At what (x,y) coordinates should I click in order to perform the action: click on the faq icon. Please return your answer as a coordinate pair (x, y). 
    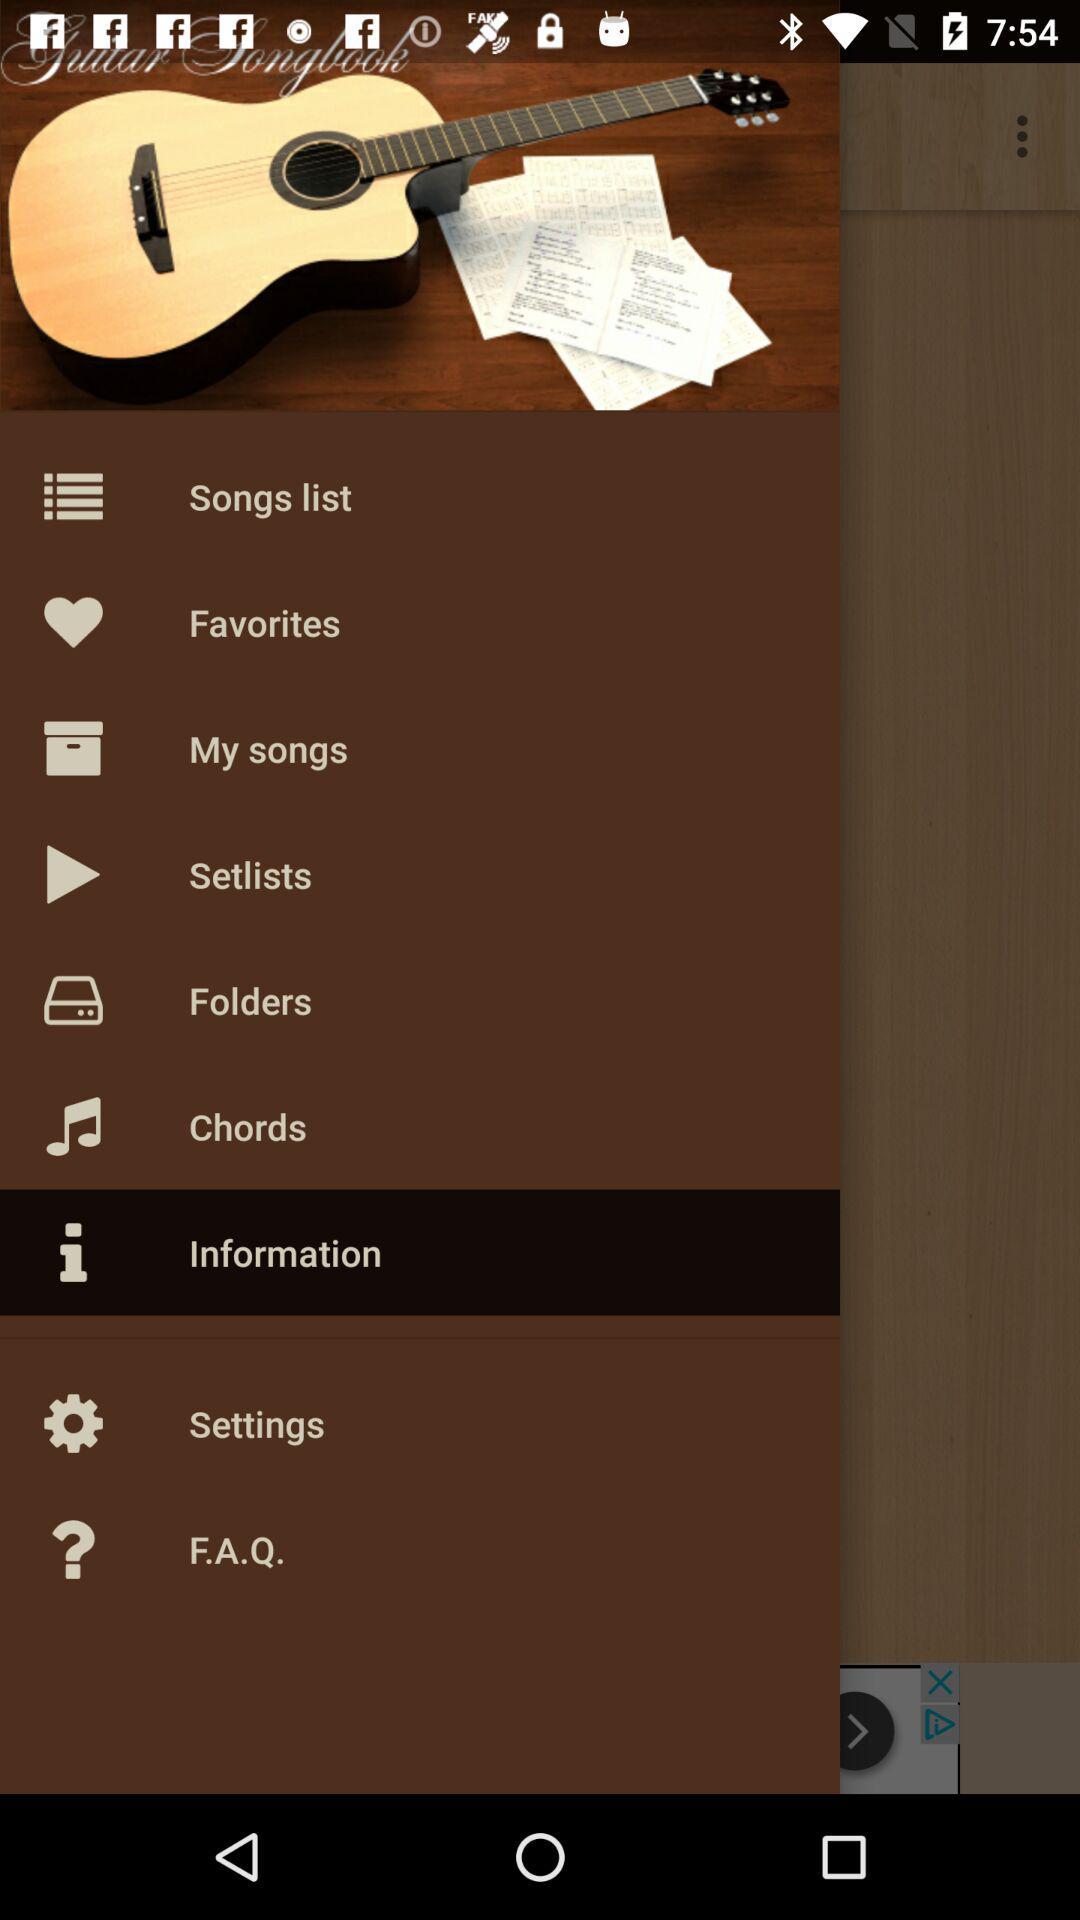
    Looking at the image, I should click on (115, 1549).